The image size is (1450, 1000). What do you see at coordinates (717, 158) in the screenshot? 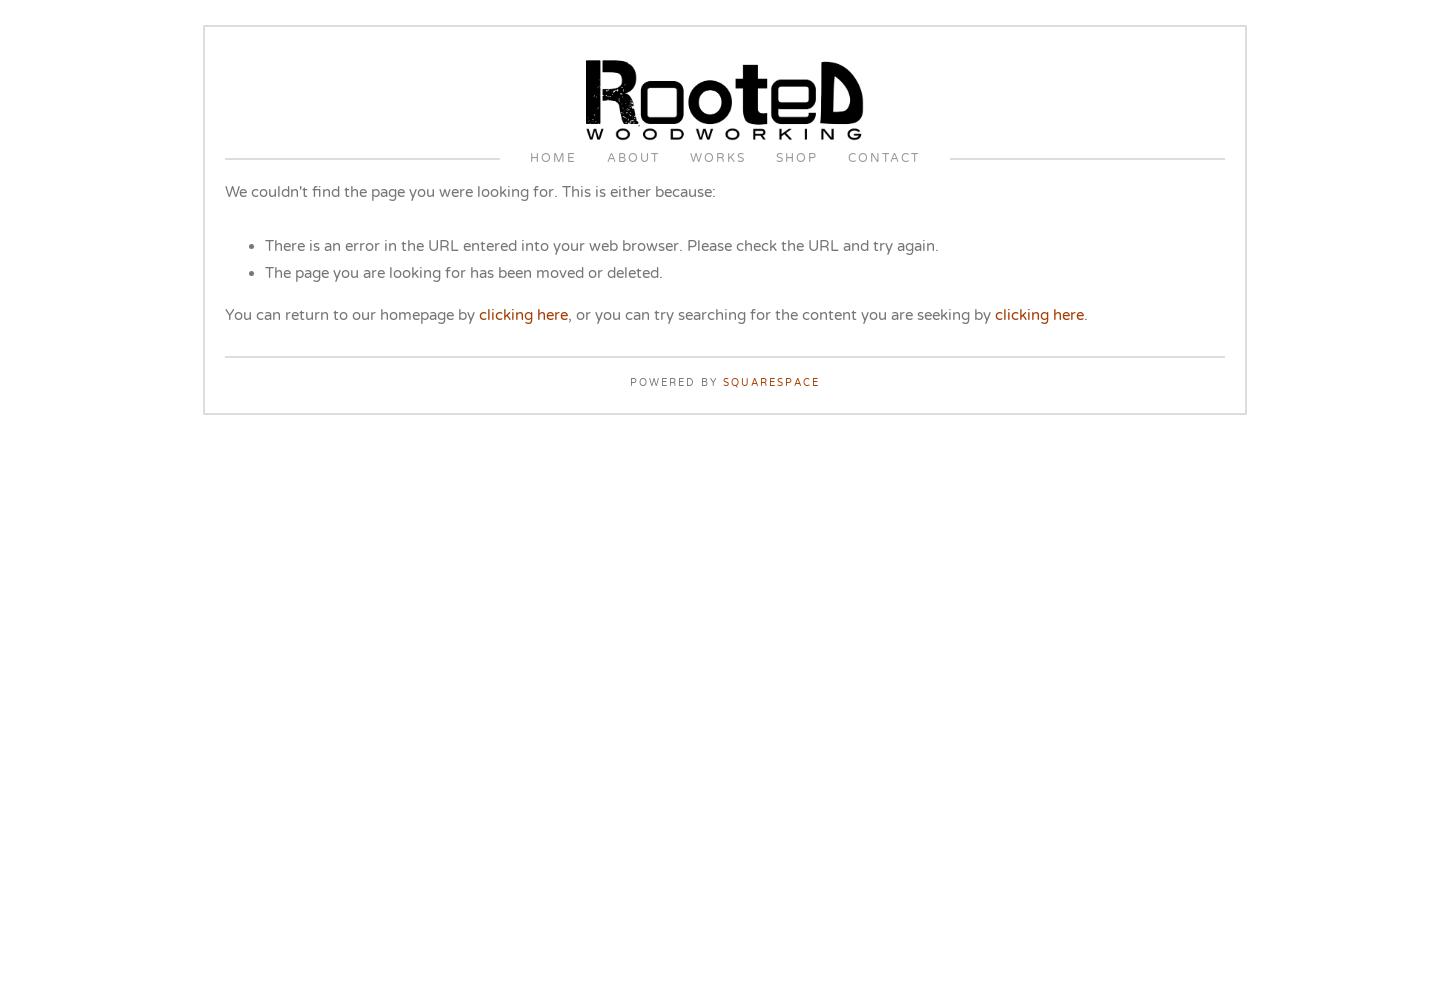
I see `'works'` at bounding box center [717, 158].